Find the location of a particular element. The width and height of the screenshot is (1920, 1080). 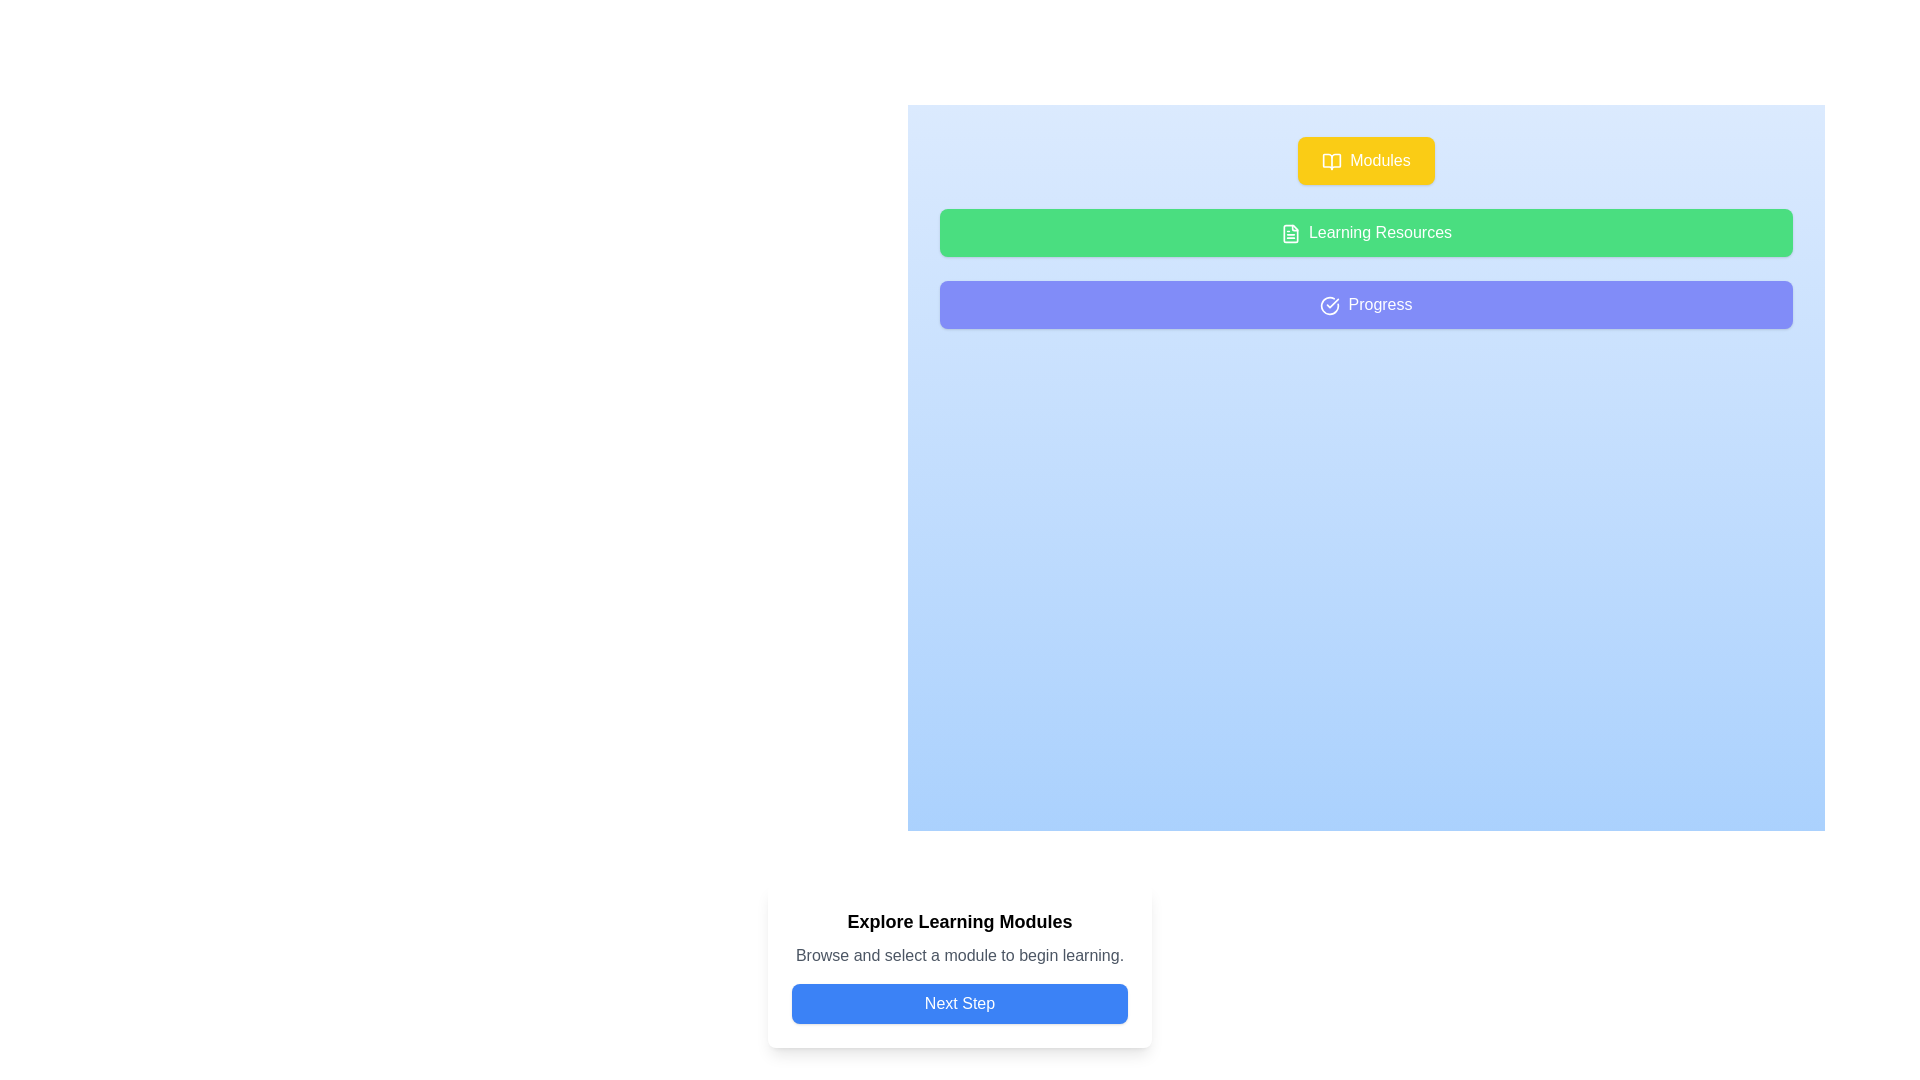

the navigation button located below the yellow 'Modules' button and above the blue 'Progress' button is located at coordinates (1365, 231).